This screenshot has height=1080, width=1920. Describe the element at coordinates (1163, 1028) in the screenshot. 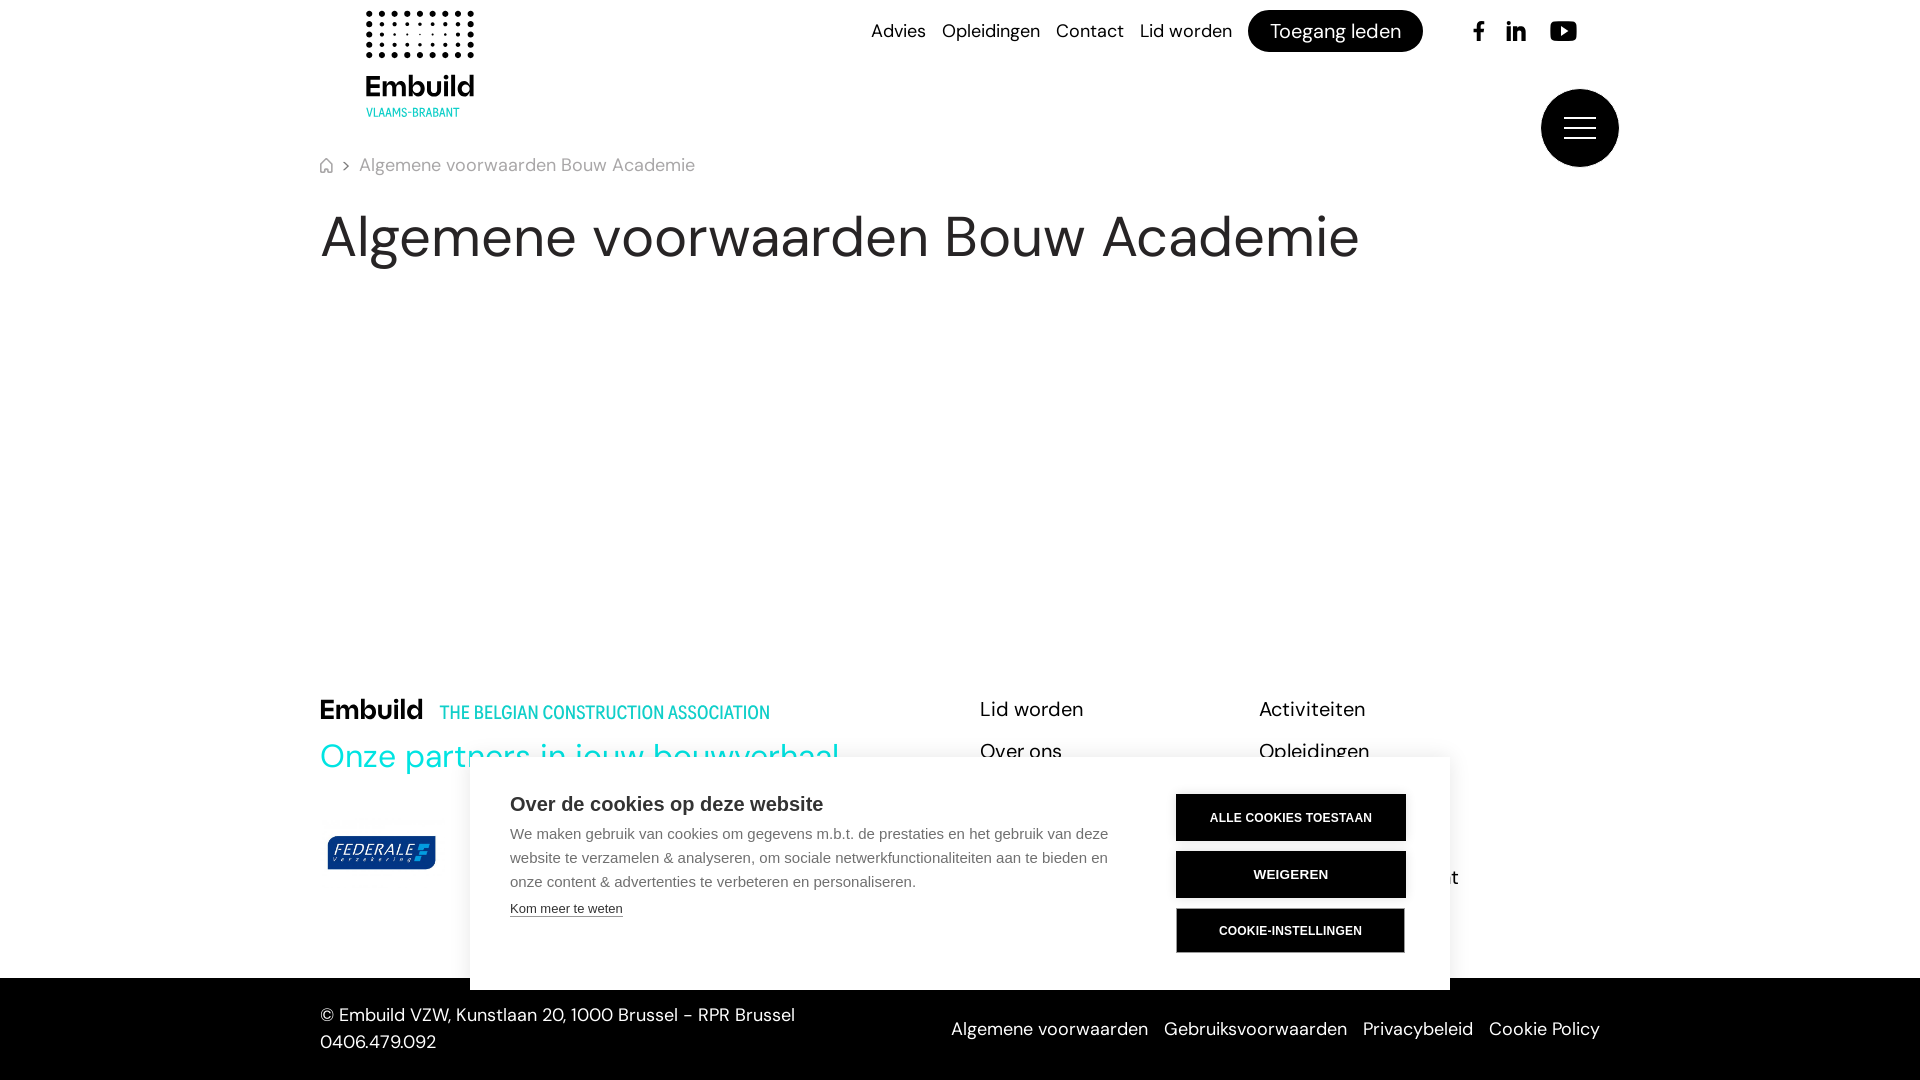

I see `'Gebruiksvoorwaarden'` at that location.